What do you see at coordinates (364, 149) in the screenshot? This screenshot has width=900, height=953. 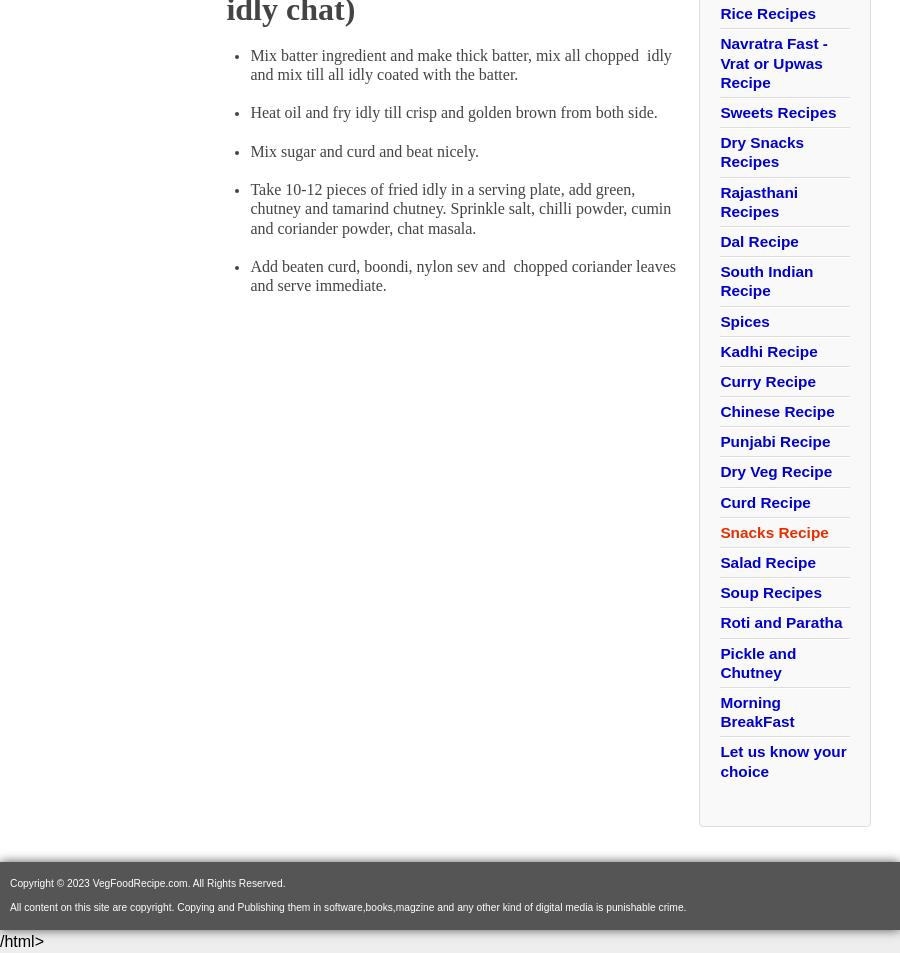 I see `'Mix sugar and curd and beat nicely.'` at bounding box center [364, 149].